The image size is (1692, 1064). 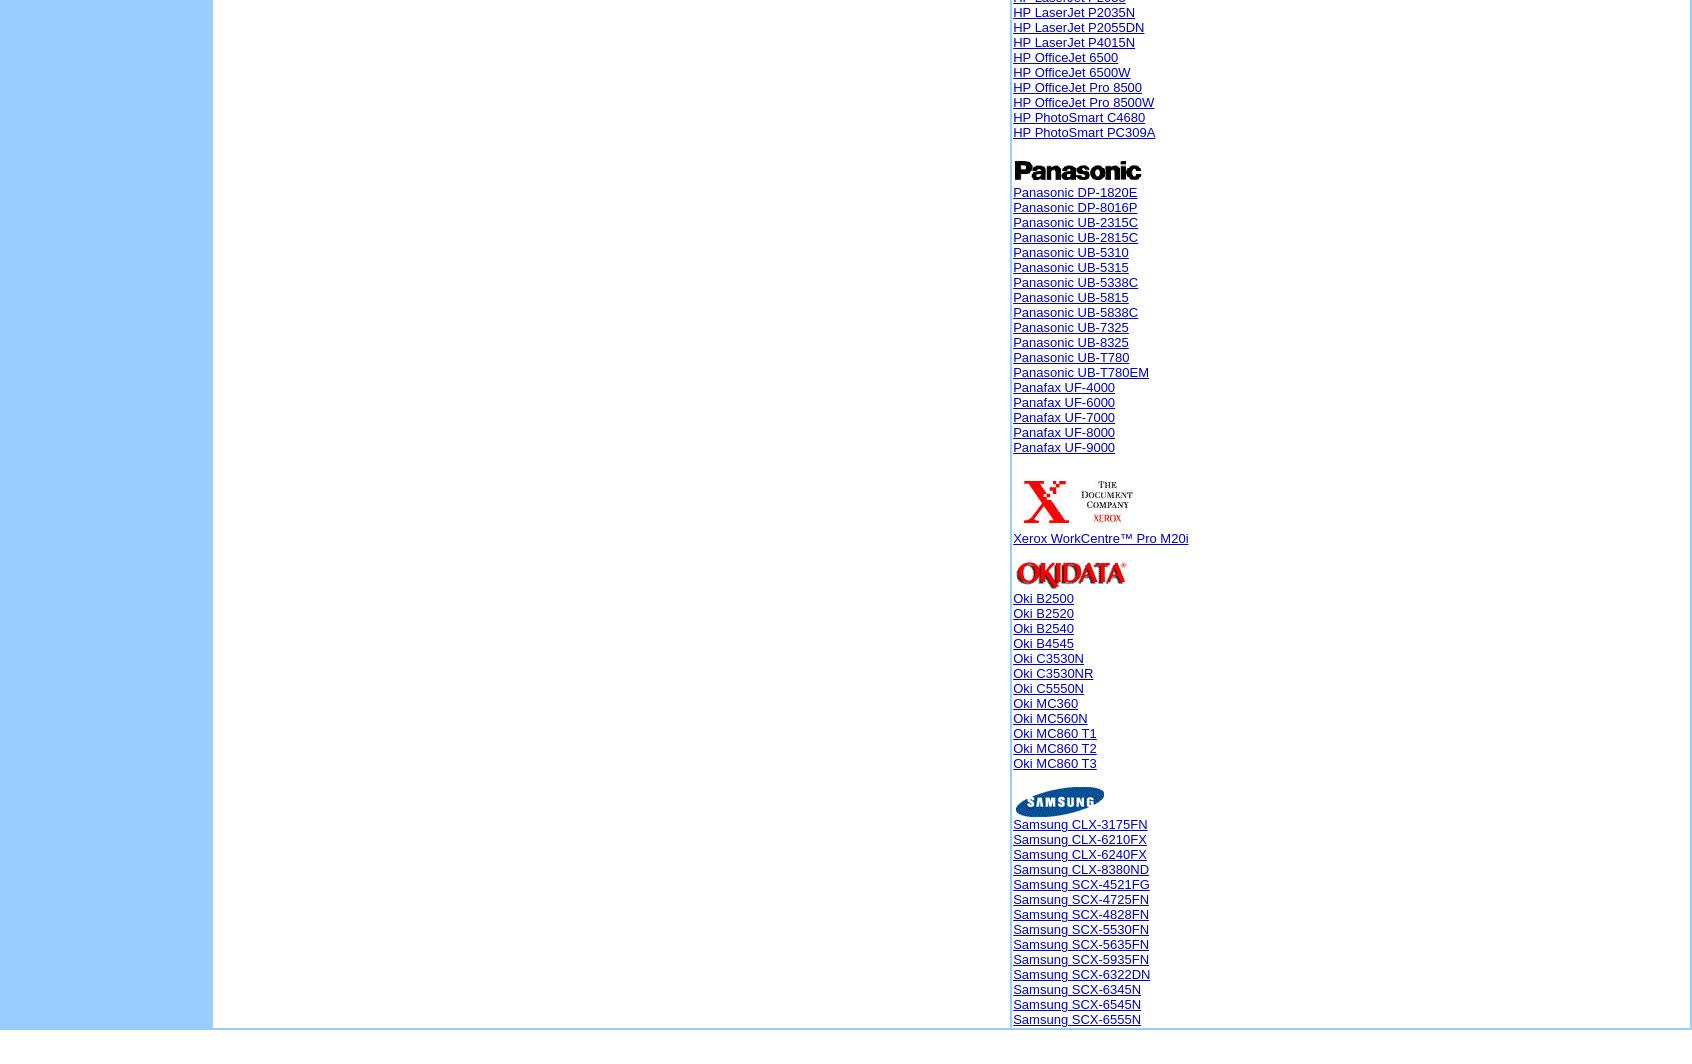 I want to click on 'Samsung CLX-6240FX', so click(x=1079, y=854).